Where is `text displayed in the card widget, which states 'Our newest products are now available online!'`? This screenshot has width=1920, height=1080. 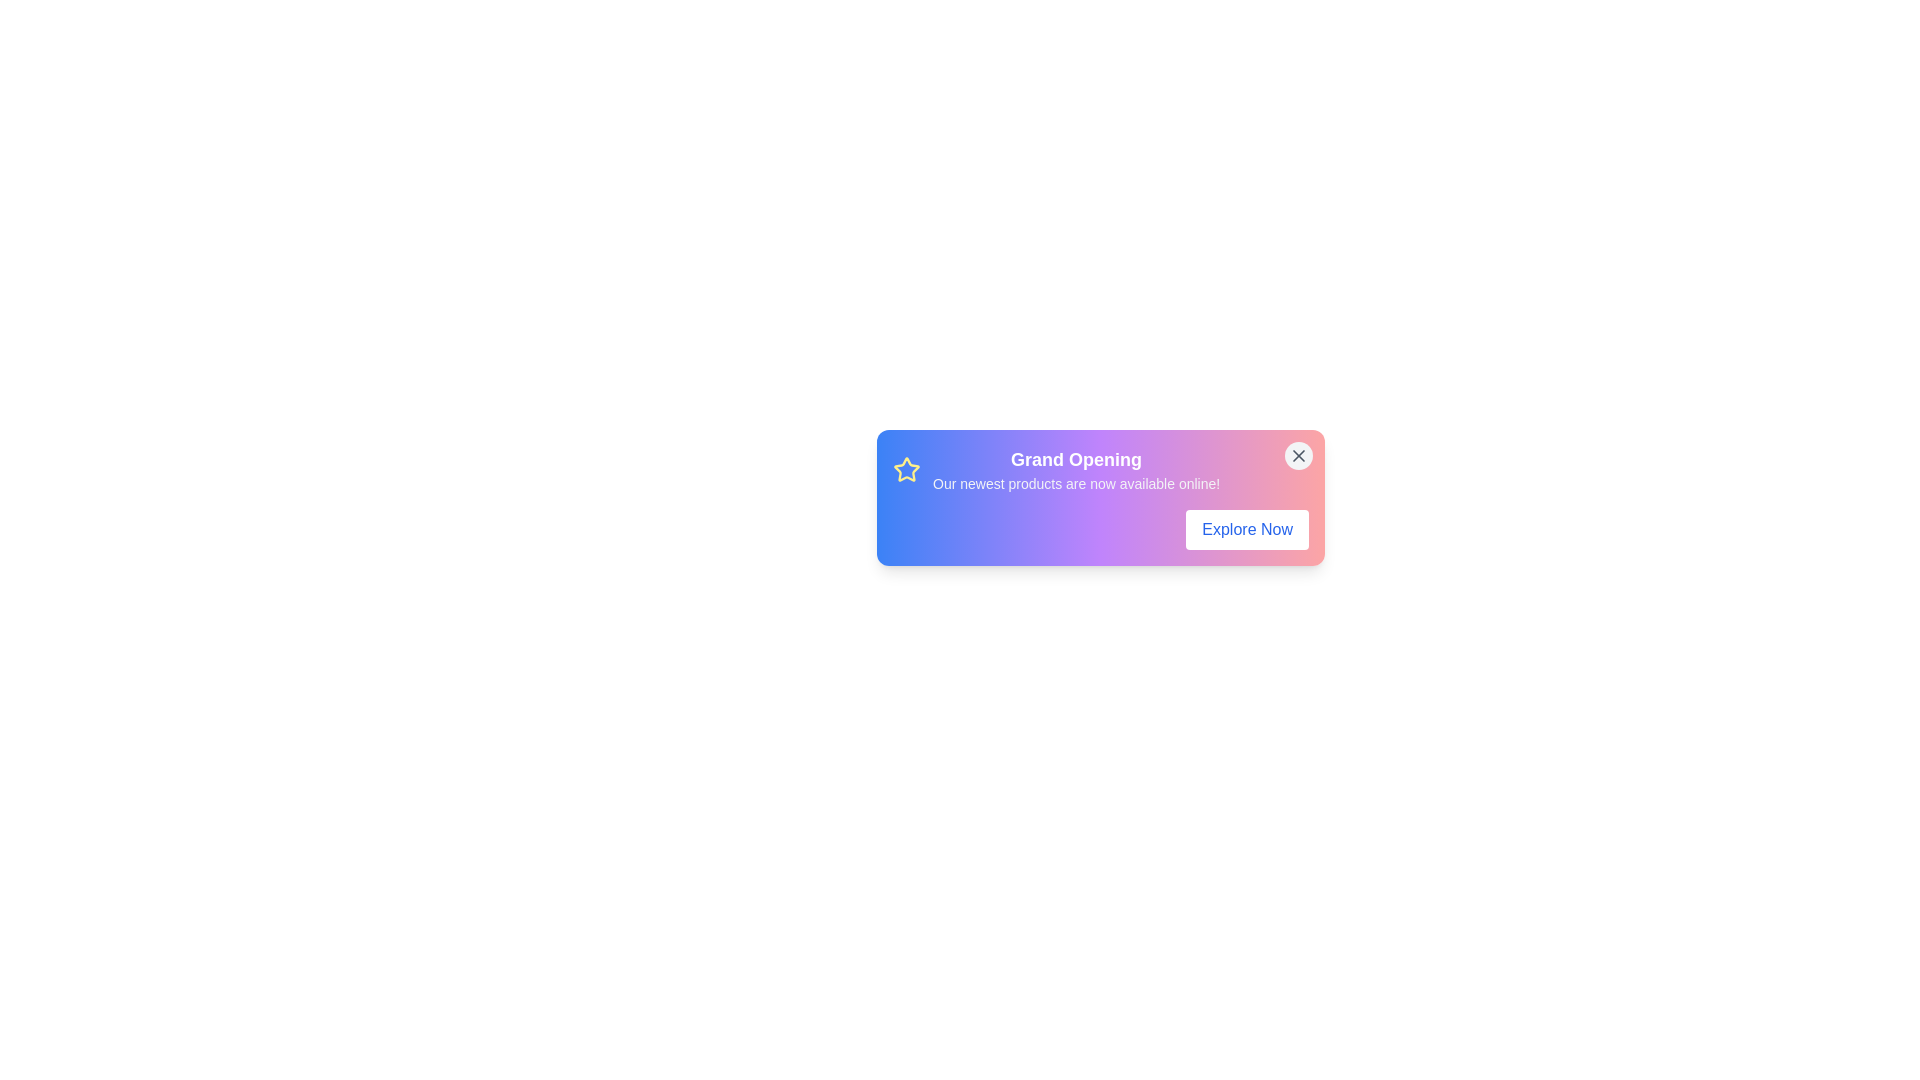 text displayed in the card widget, which states 'Our newest products are now available online!' is located at coordinates (1075, 483).